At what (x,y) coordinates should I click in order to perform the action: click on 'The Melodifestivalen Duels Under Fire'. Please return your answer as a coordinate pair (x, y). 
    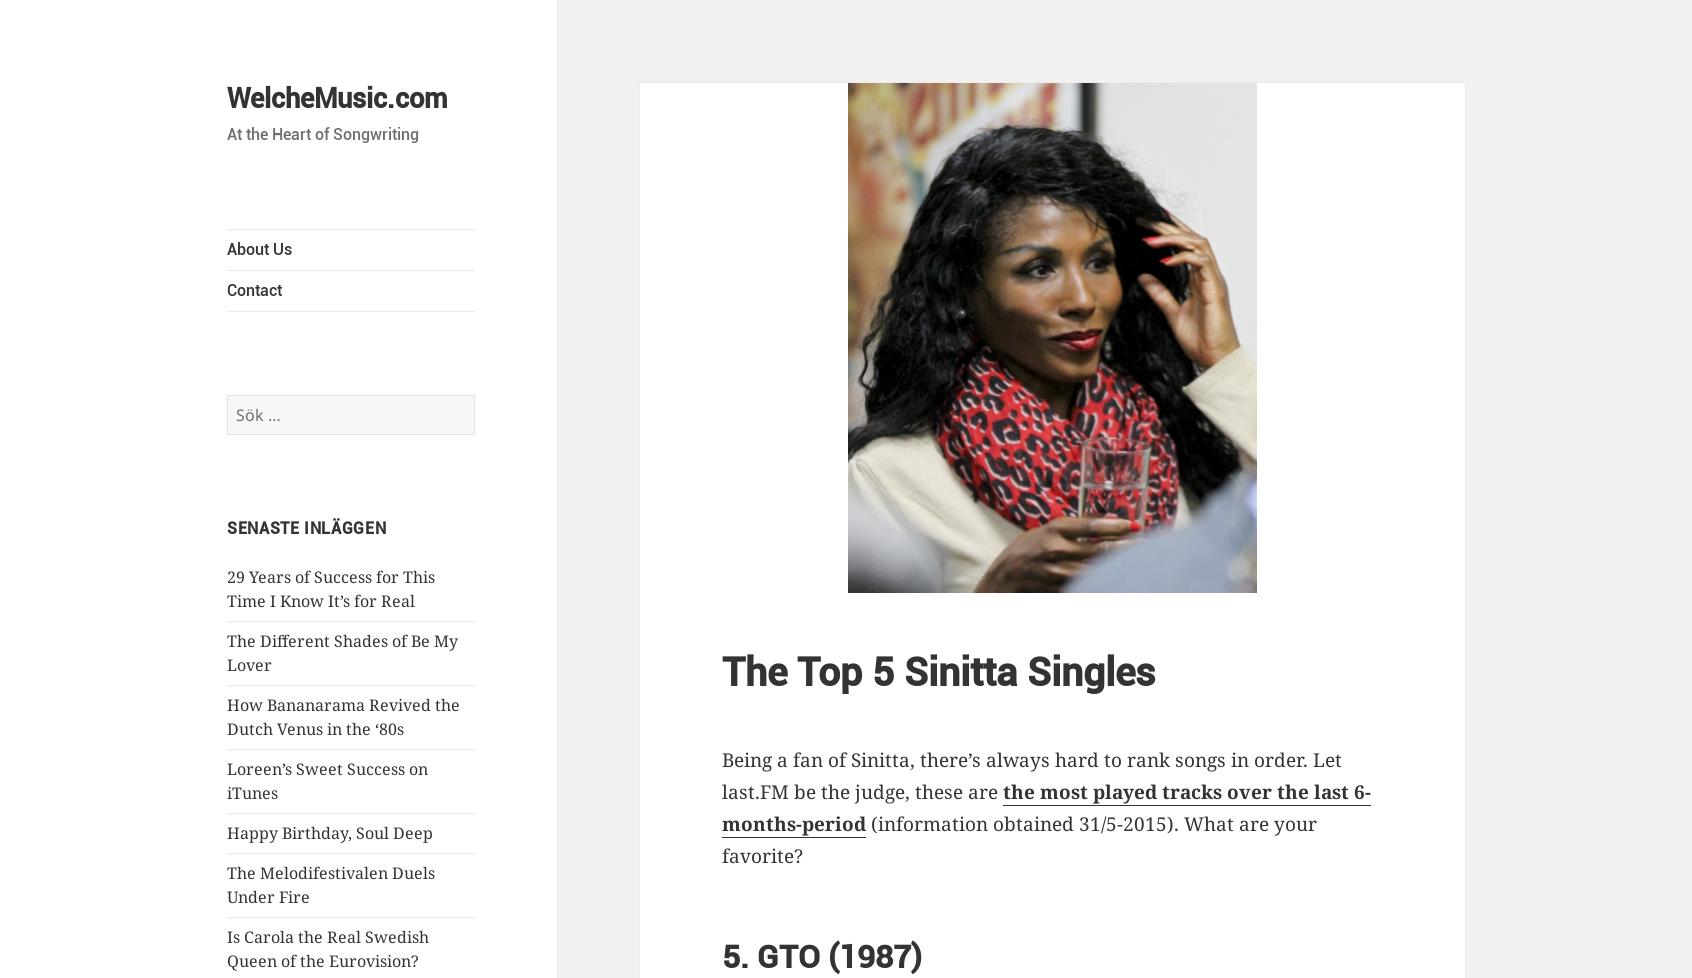
    Looking at the image, I should click on (329, 883).